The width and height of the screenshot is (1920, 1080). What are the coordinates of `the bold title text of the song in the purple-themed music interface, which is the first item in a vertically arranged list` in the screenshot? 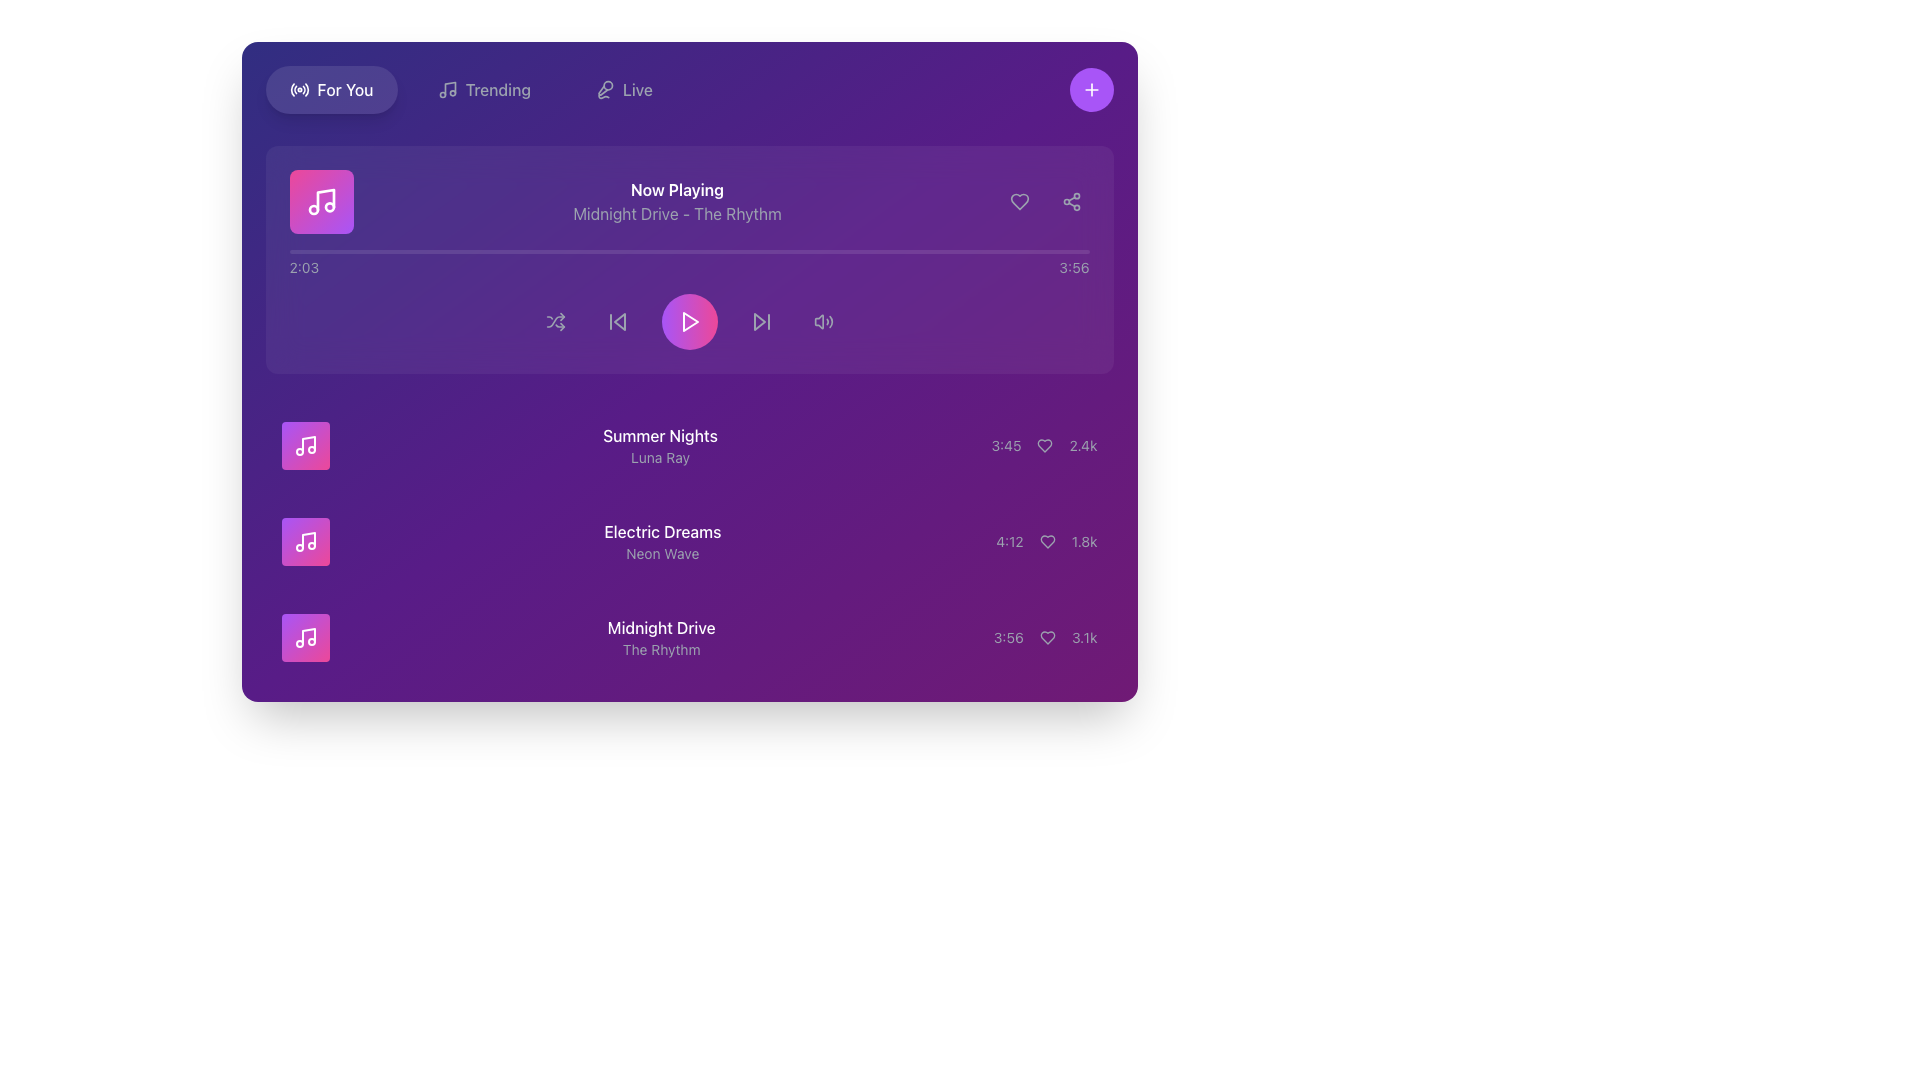 It's located at (660, 434).